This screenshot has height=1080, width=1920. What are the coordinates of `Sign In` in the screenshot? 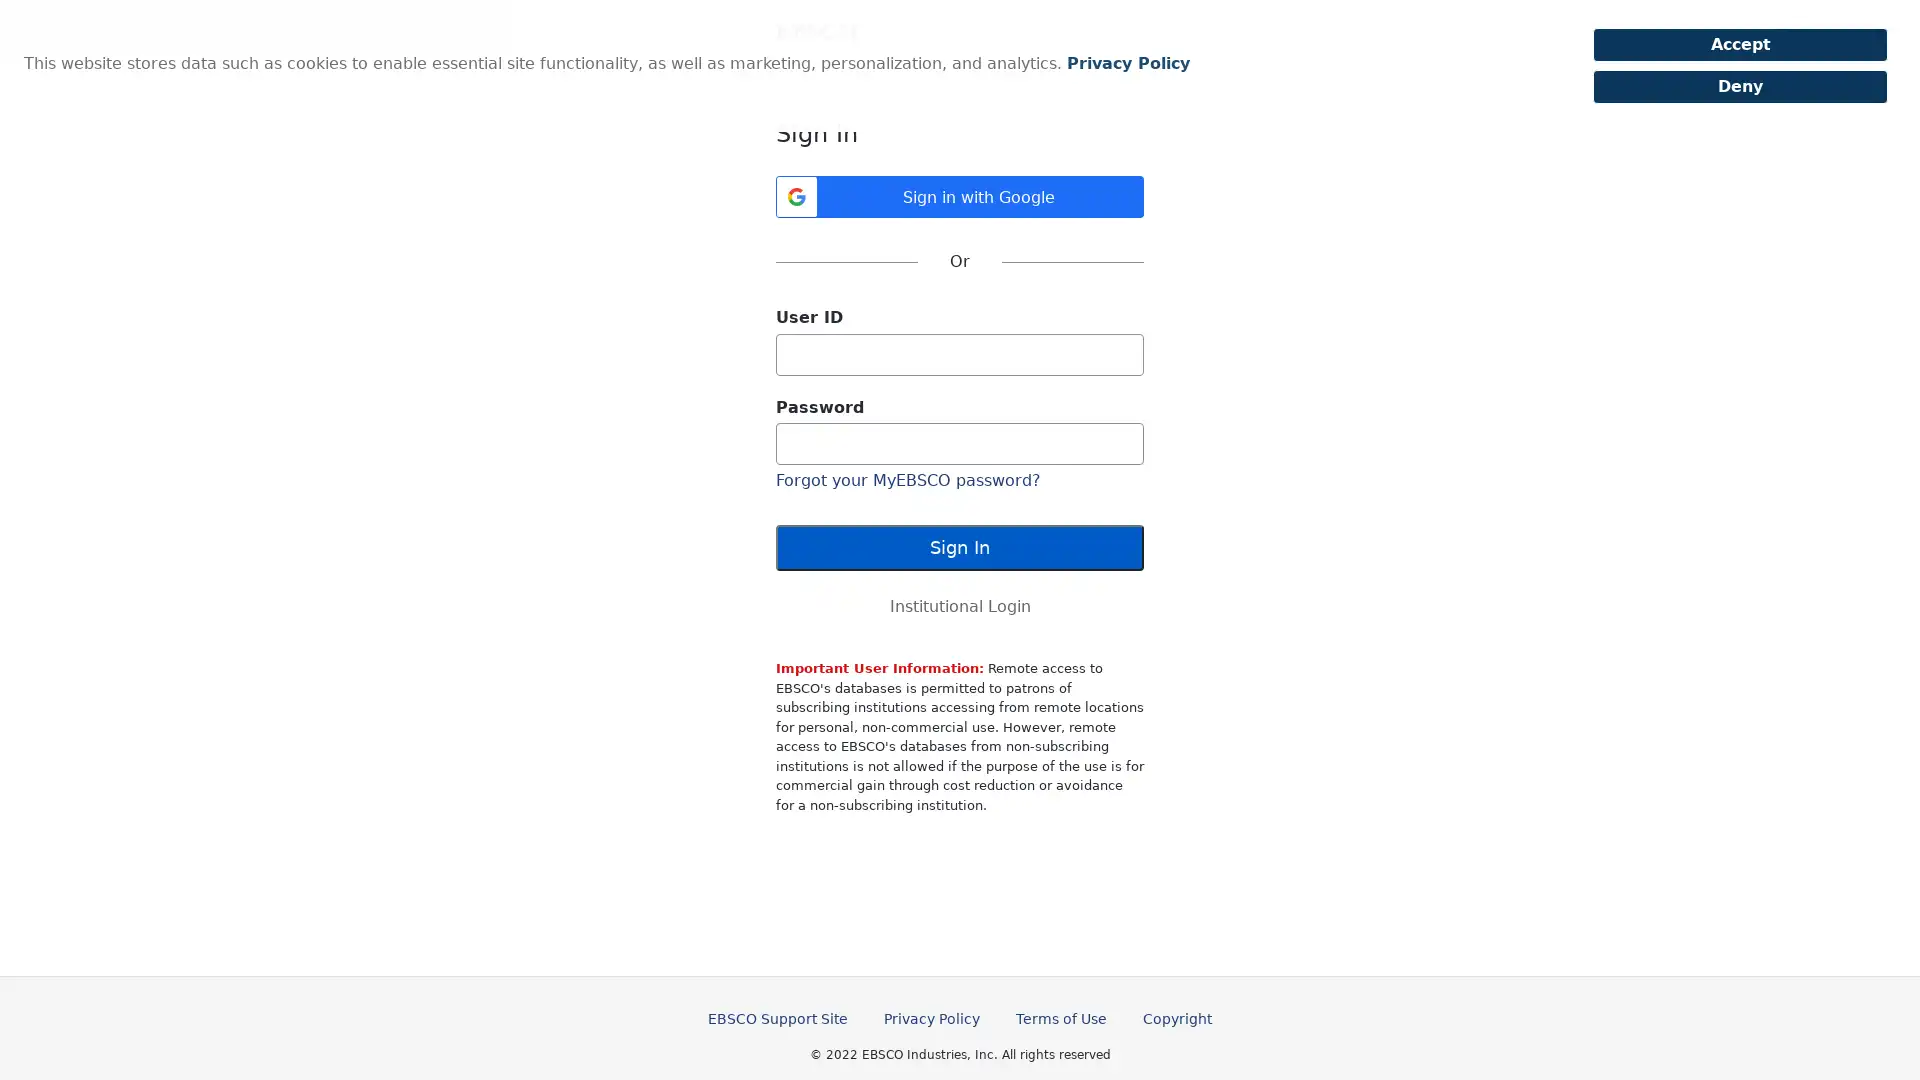 It's located at (960, 547).